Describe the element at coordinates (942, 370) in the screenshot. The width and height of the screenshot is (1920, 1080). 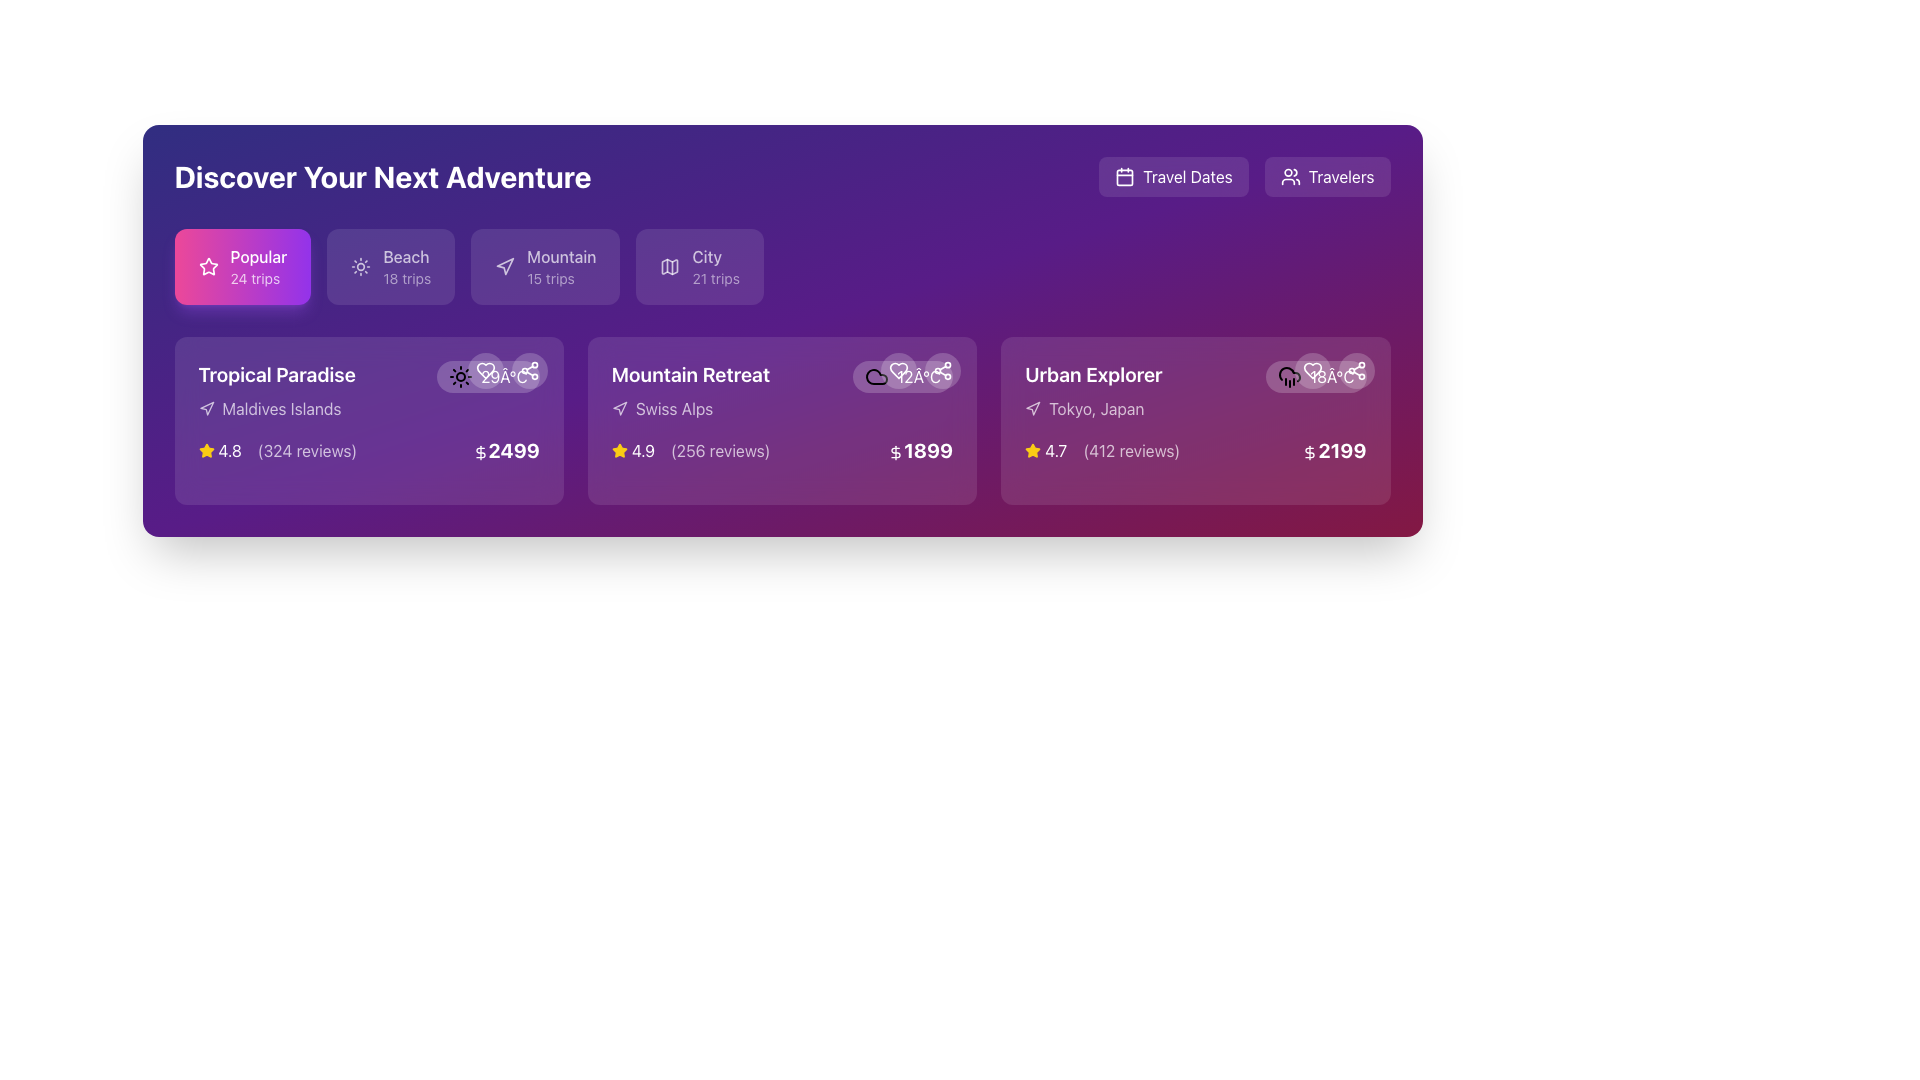
I see `the circular share button with a semi-transparent white background located in the top-right corner of the 'Mountain Retreat' card` at that location.